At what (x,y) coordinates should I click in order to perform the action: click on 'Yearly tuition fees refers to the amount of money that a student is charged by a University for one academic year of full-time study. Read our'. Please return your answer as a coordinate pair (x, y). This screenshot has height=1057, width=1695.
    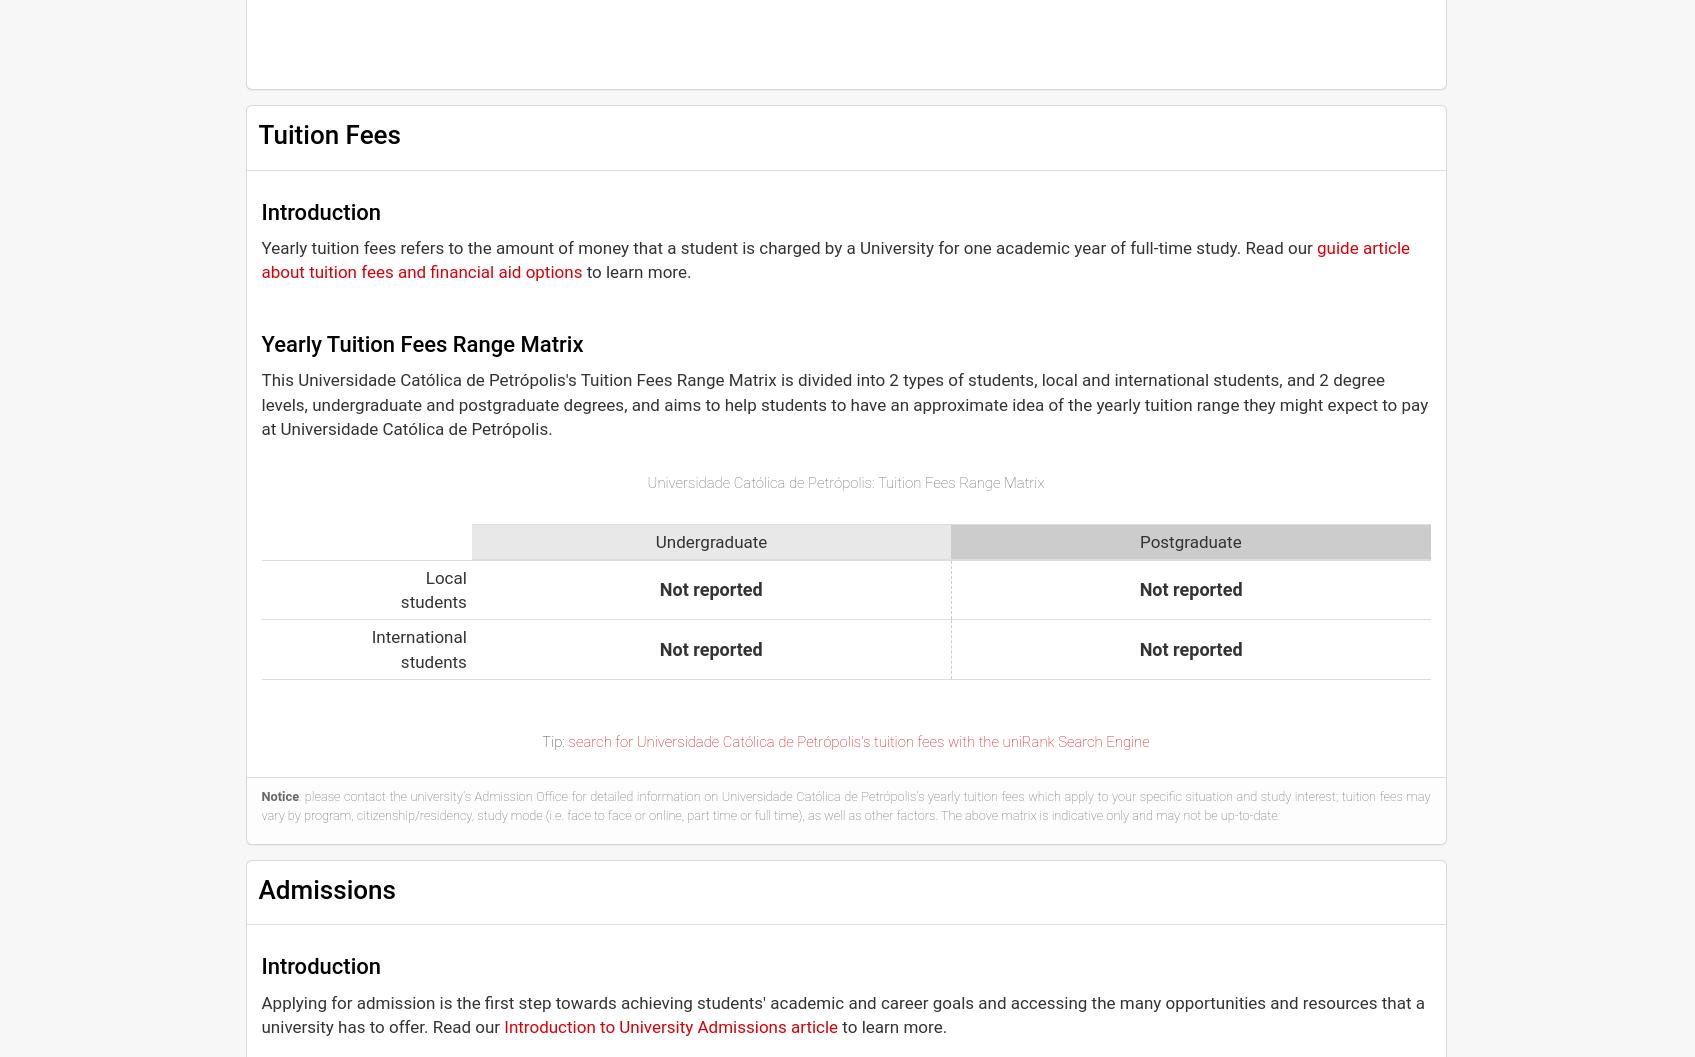
    Looking at the image, I should click on (789, 246).